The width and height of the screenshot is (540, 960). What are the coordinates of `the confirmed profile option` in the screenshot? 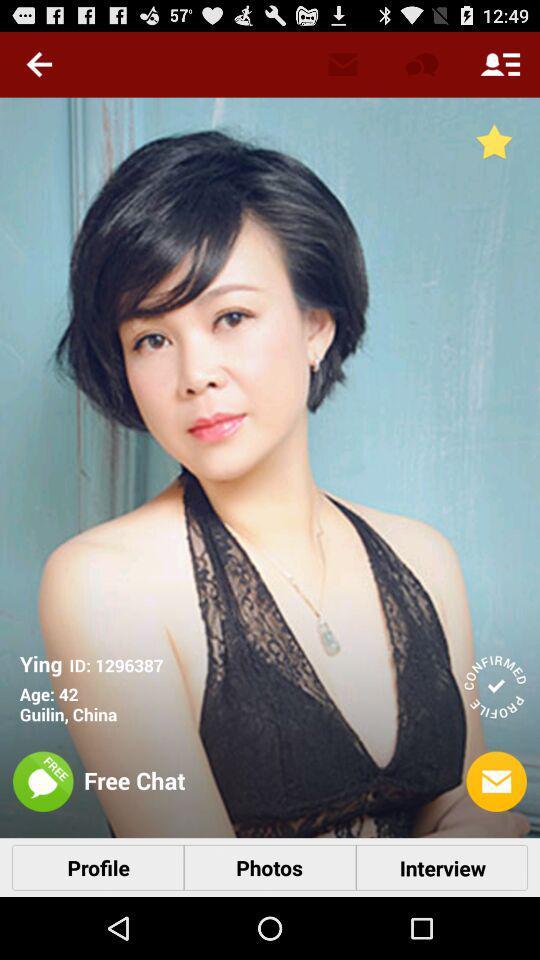 It's located at (494, 687).